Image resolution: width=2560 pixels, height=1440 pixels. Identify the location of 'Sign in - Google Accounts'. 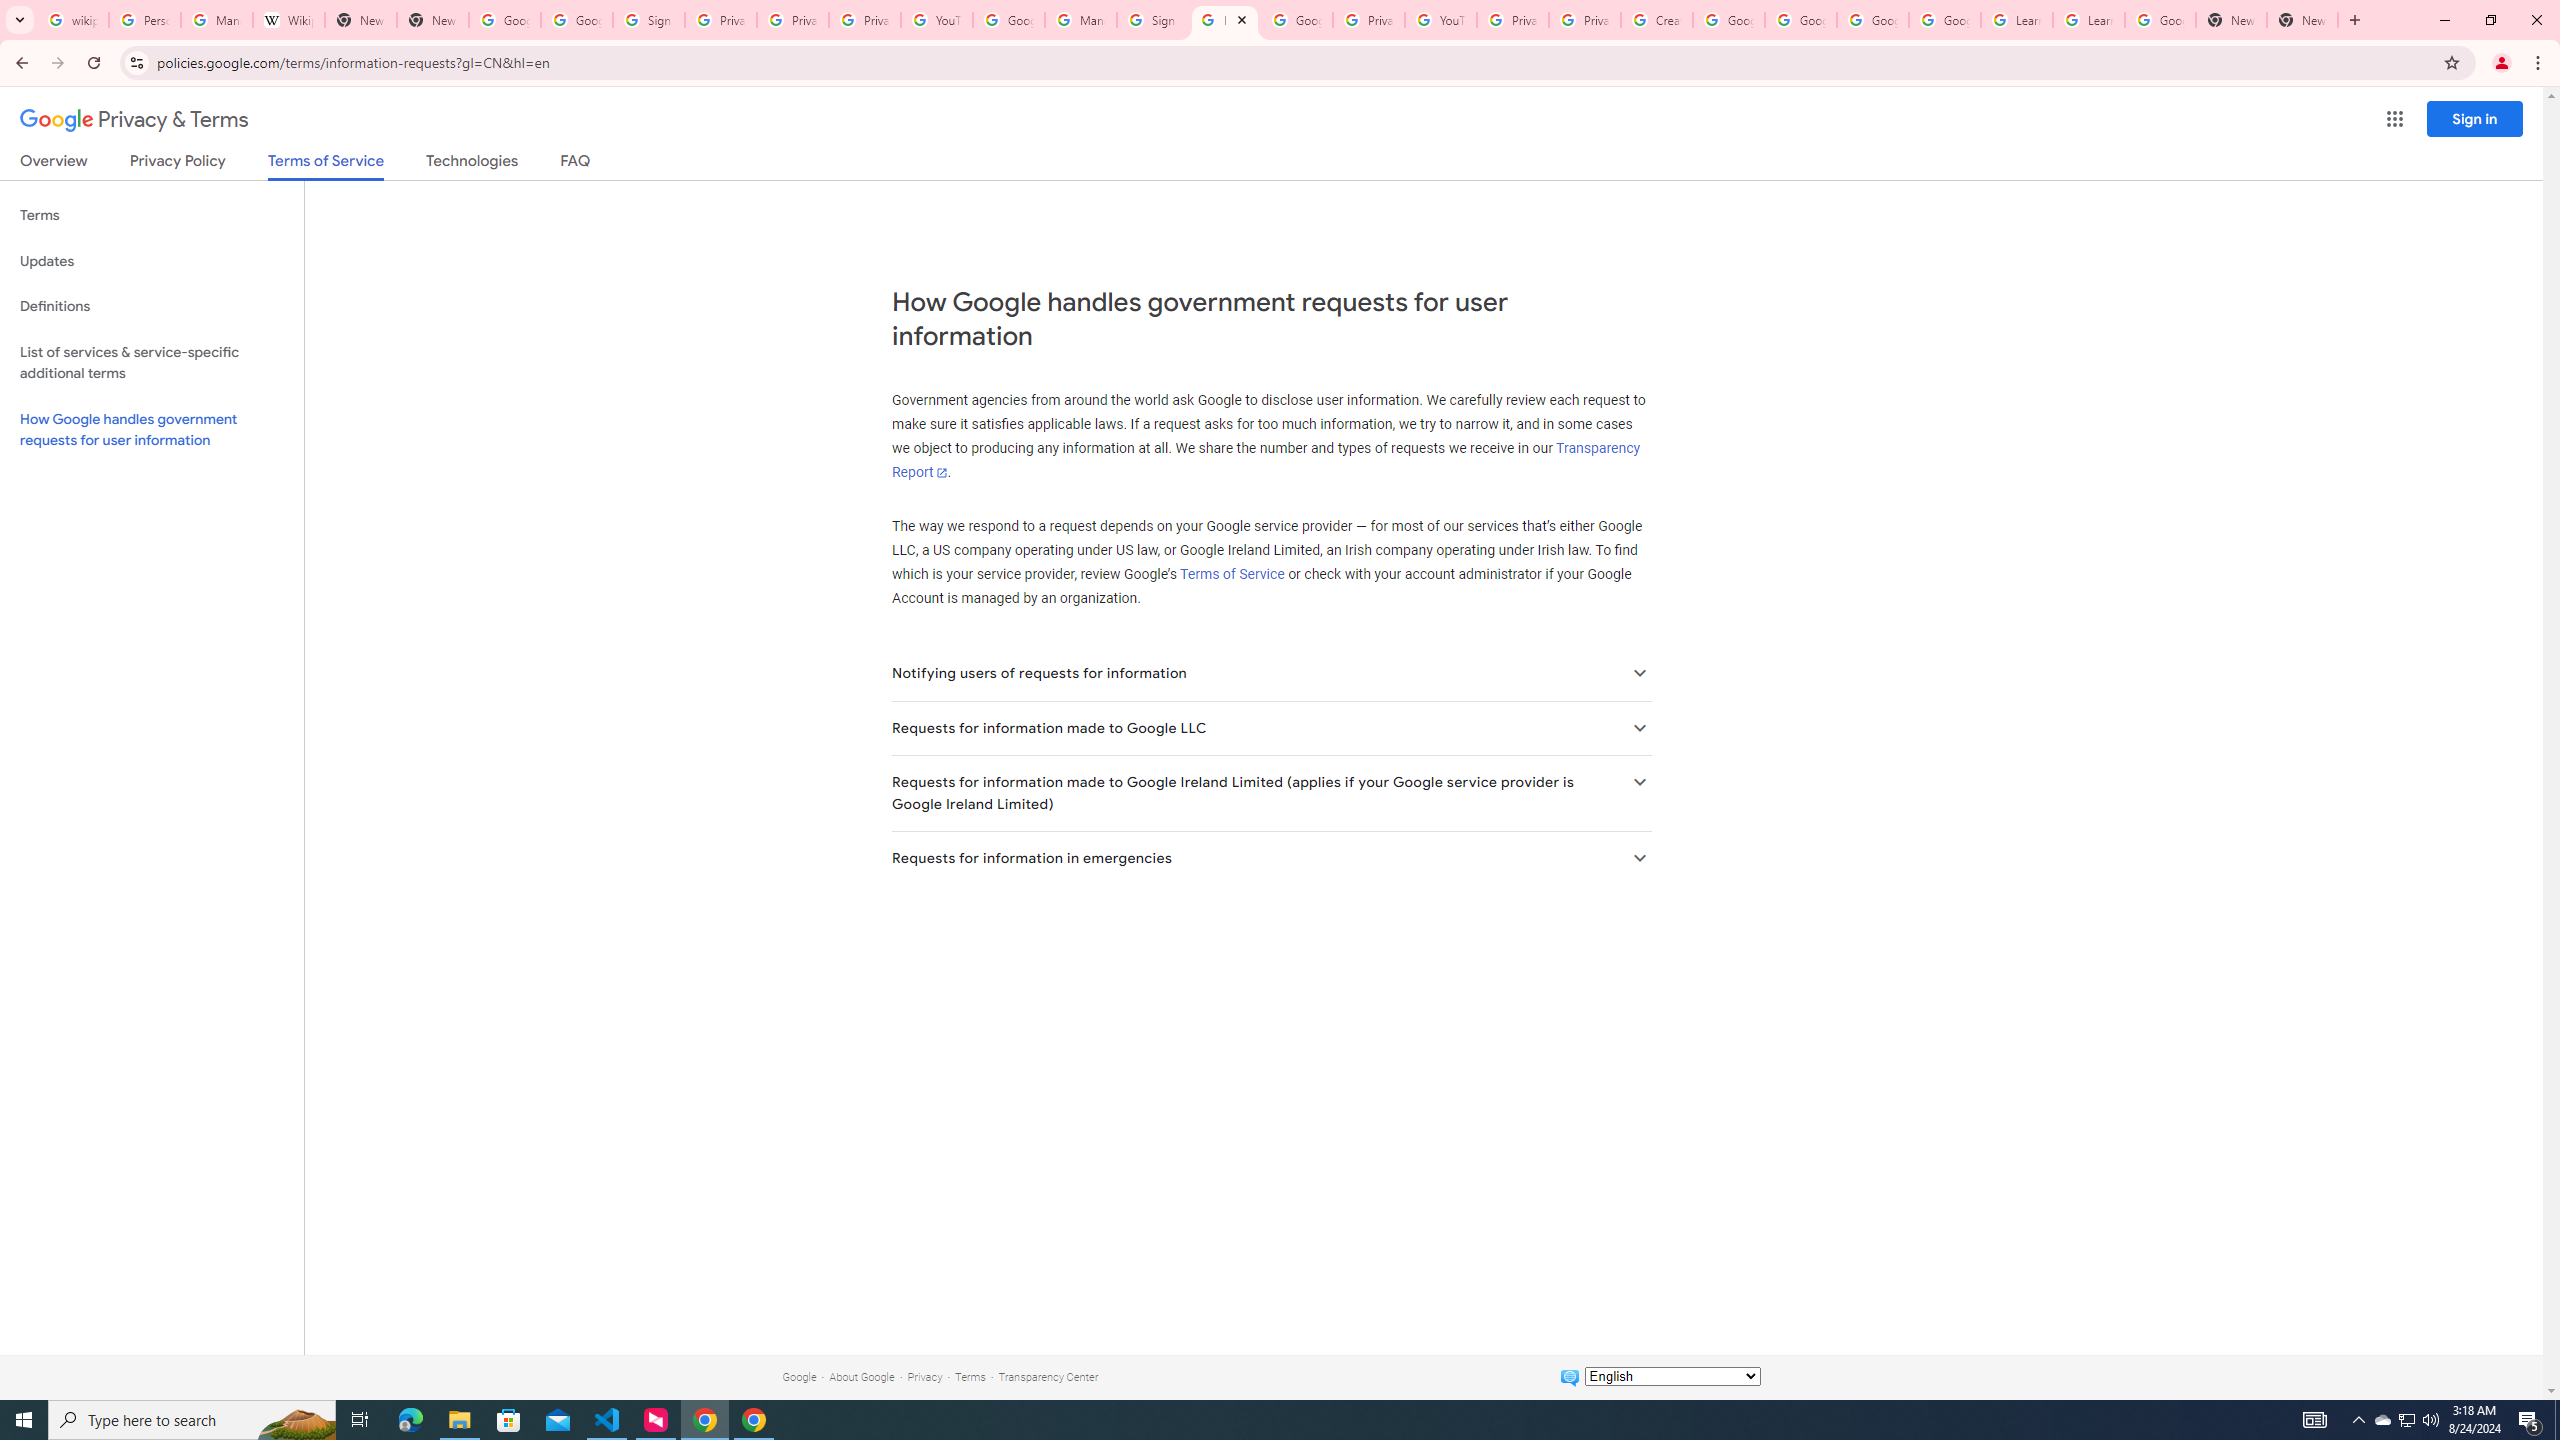
(1153, 19).